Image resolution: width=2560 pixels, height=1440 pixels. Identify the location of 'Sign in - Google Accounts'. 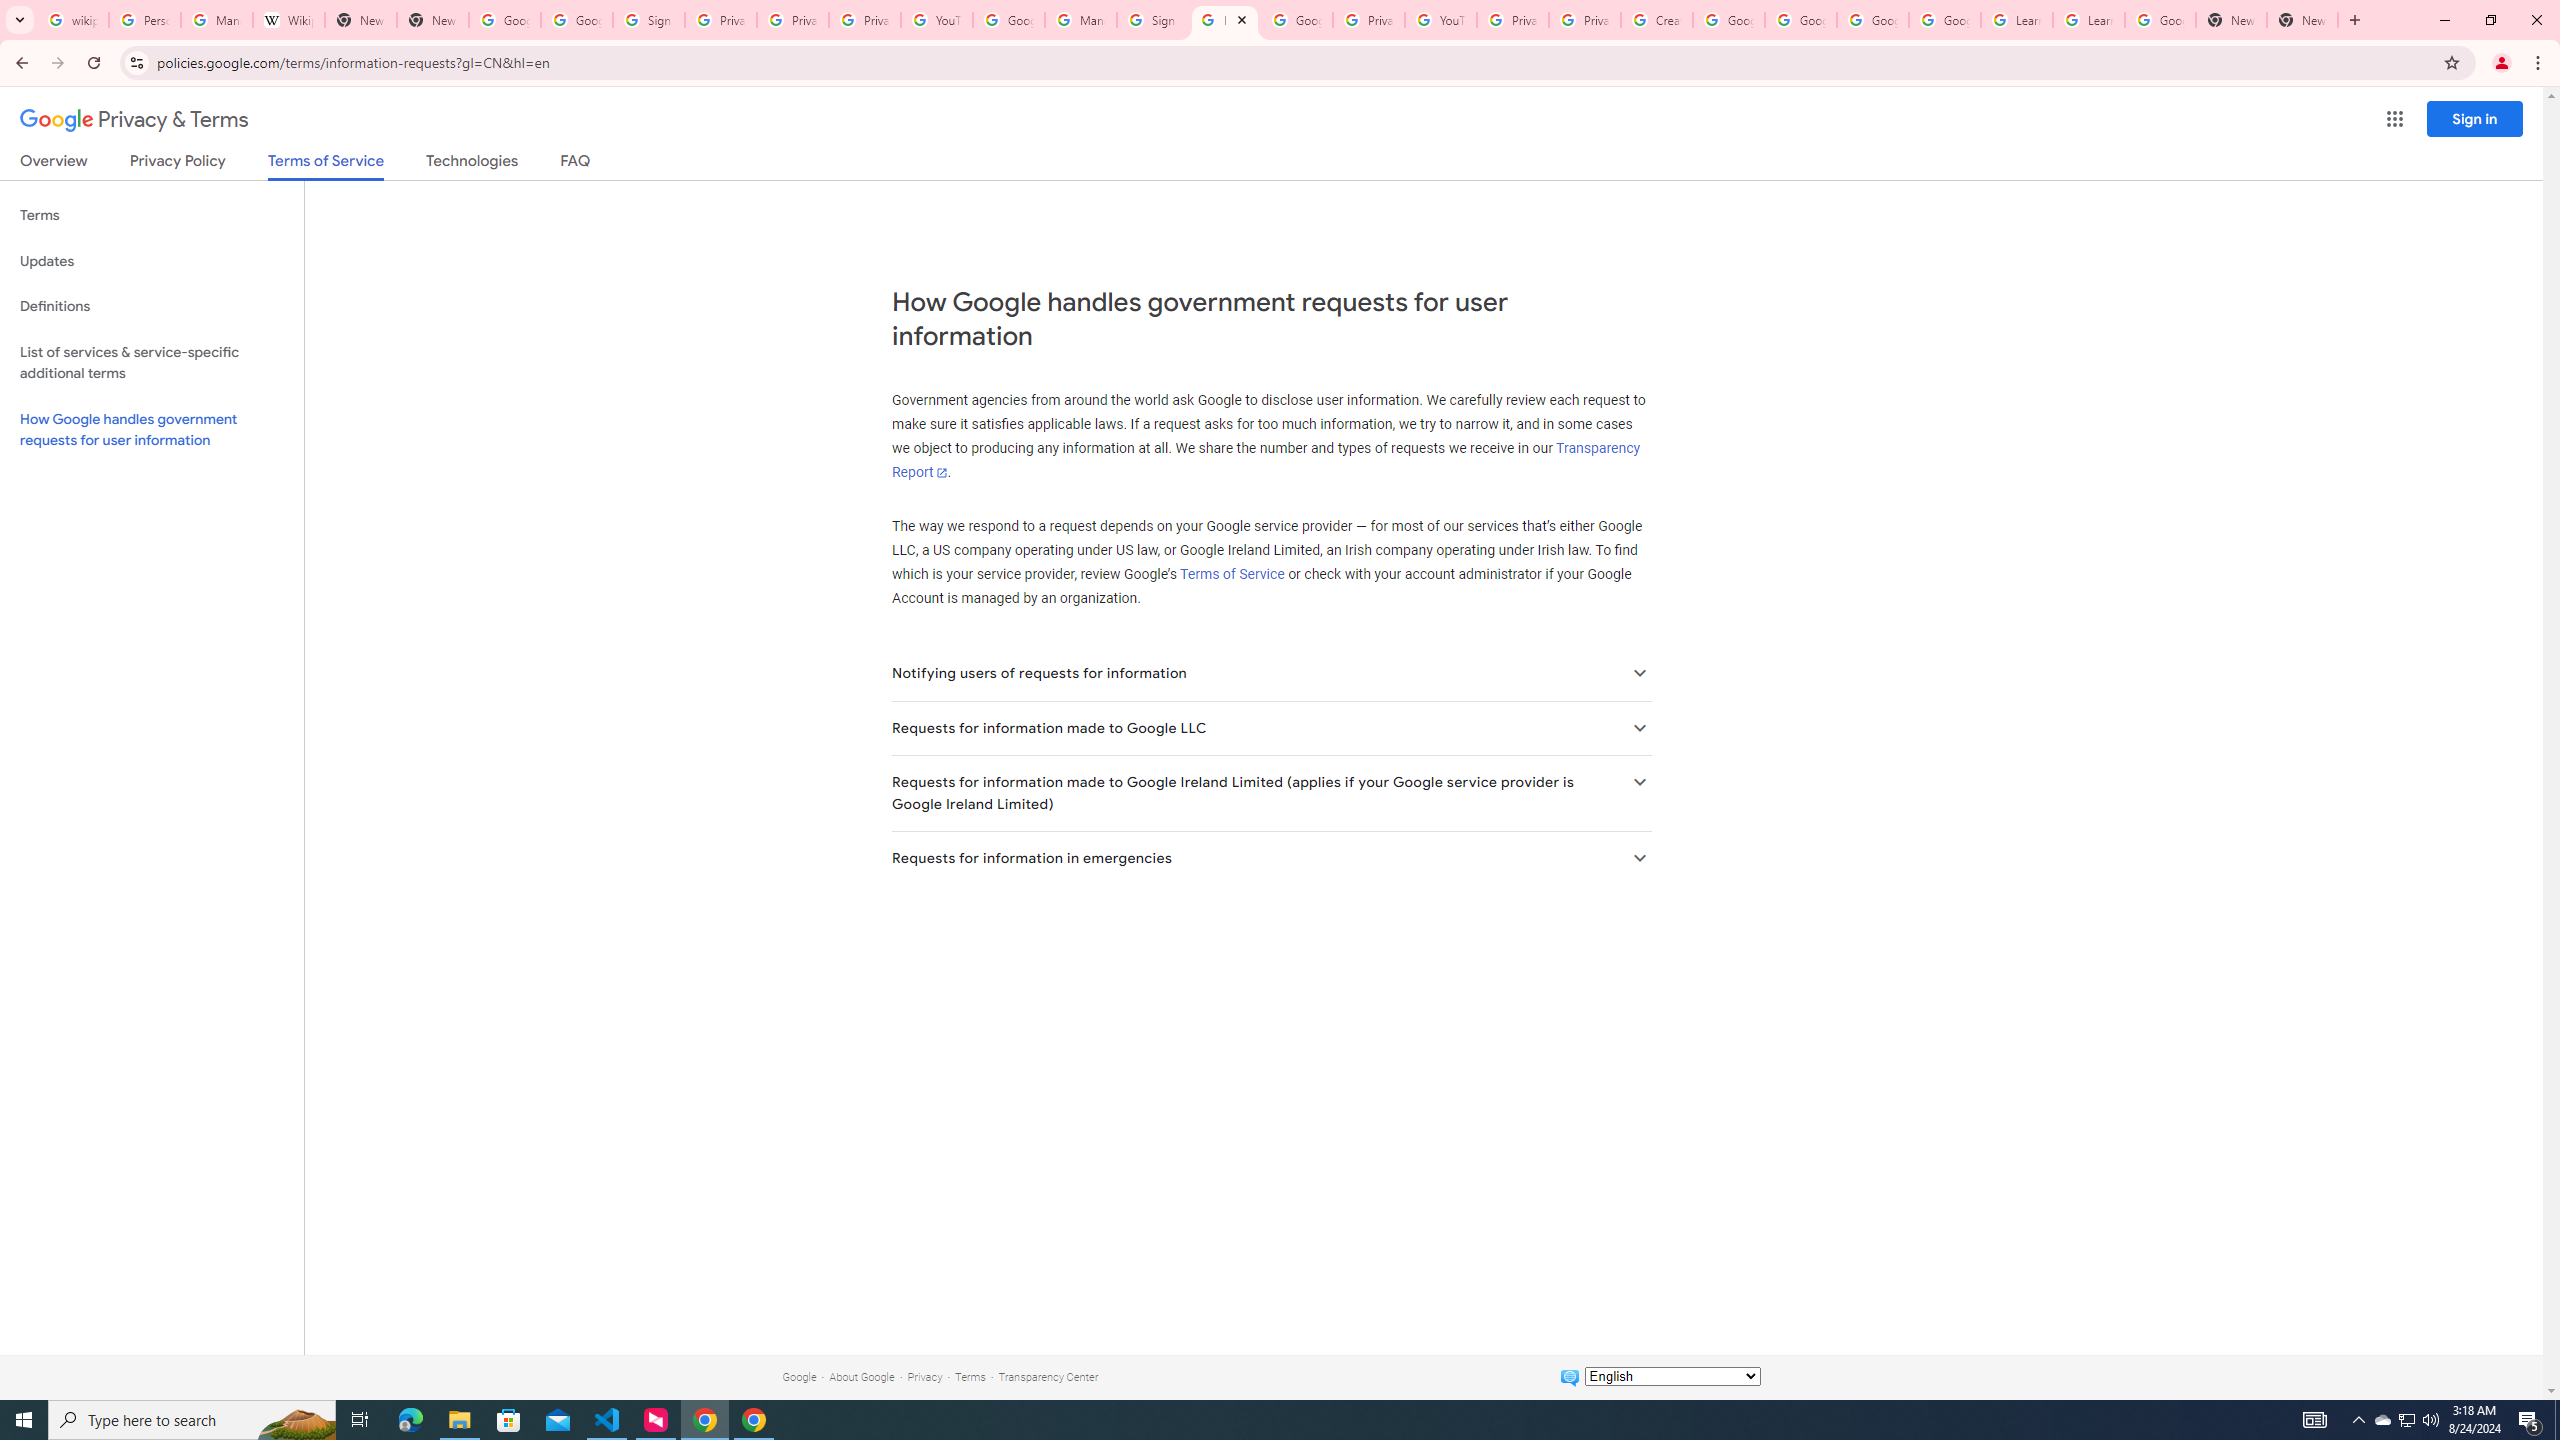
(1153, 19).